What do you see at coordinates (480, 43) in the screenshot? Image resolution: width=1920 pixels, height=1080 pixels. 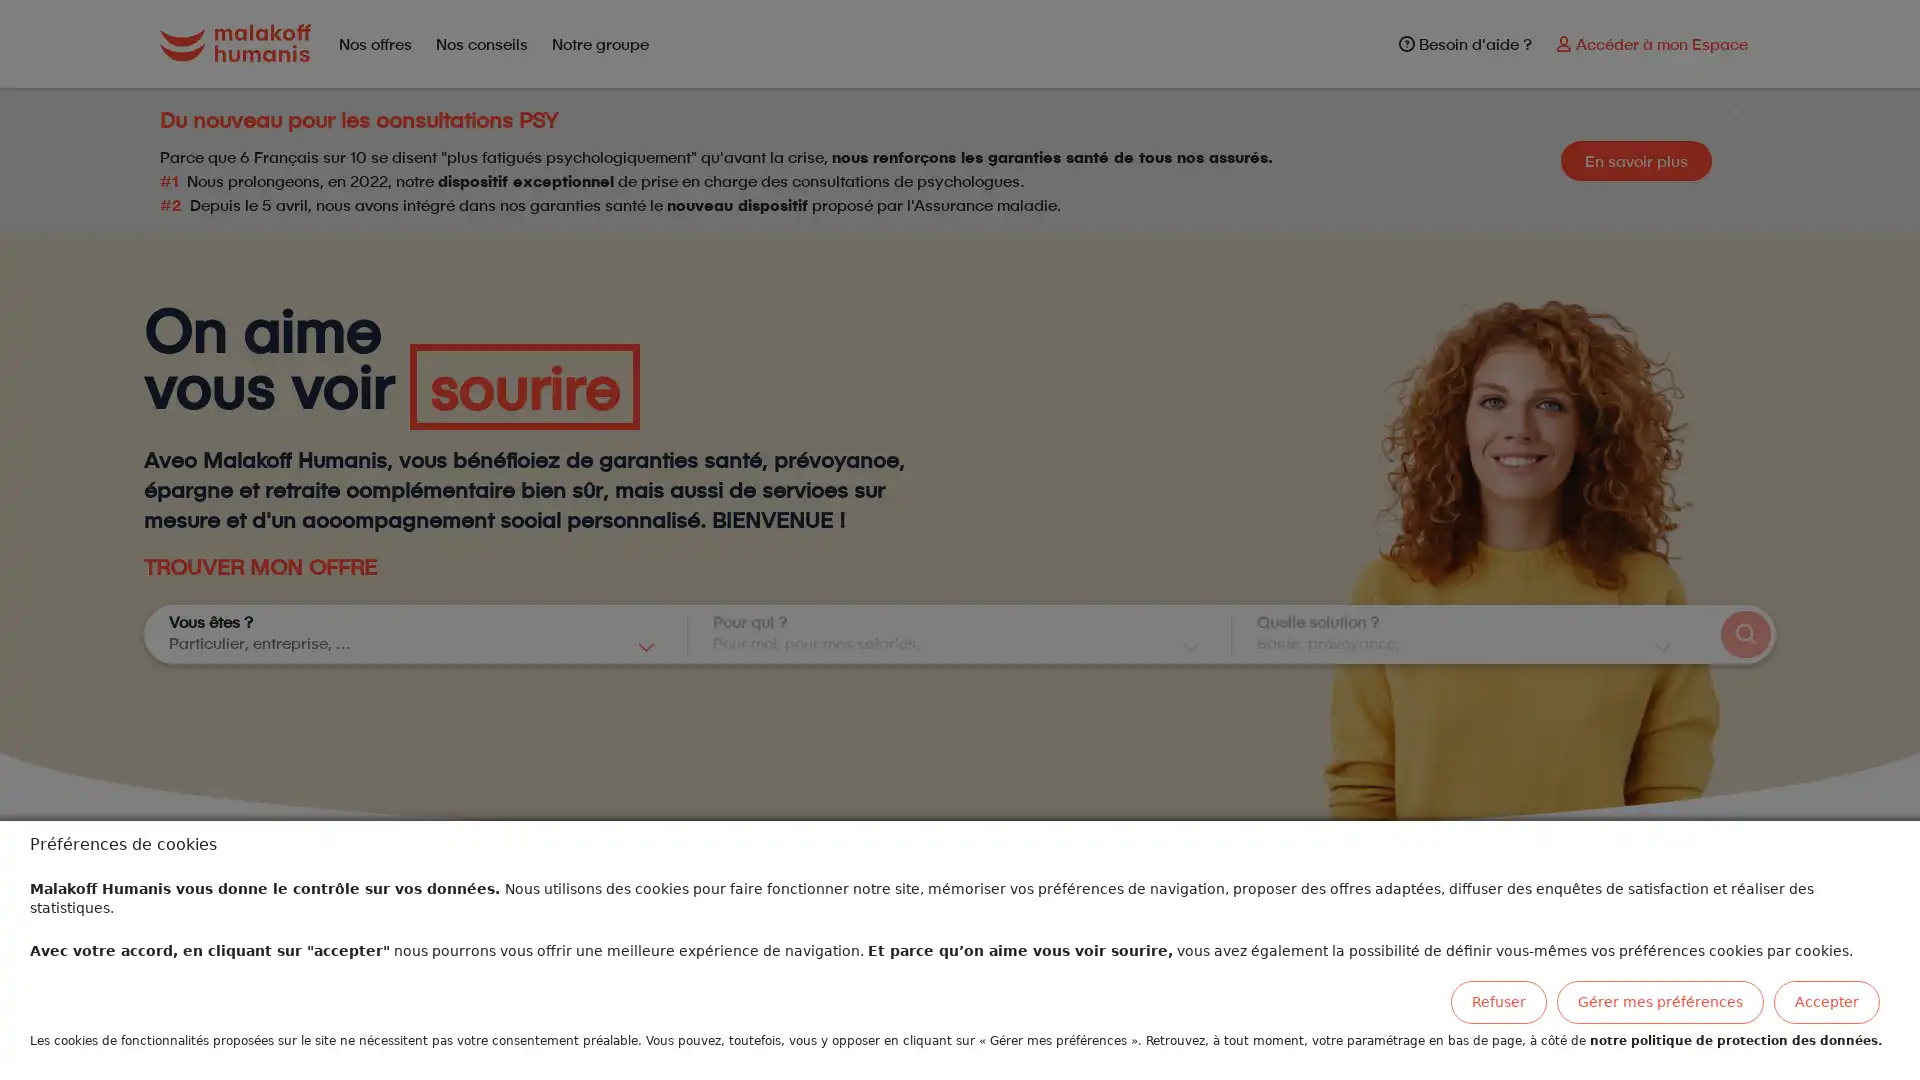 I see `Nos conseils` at bounding box center [480, 43].